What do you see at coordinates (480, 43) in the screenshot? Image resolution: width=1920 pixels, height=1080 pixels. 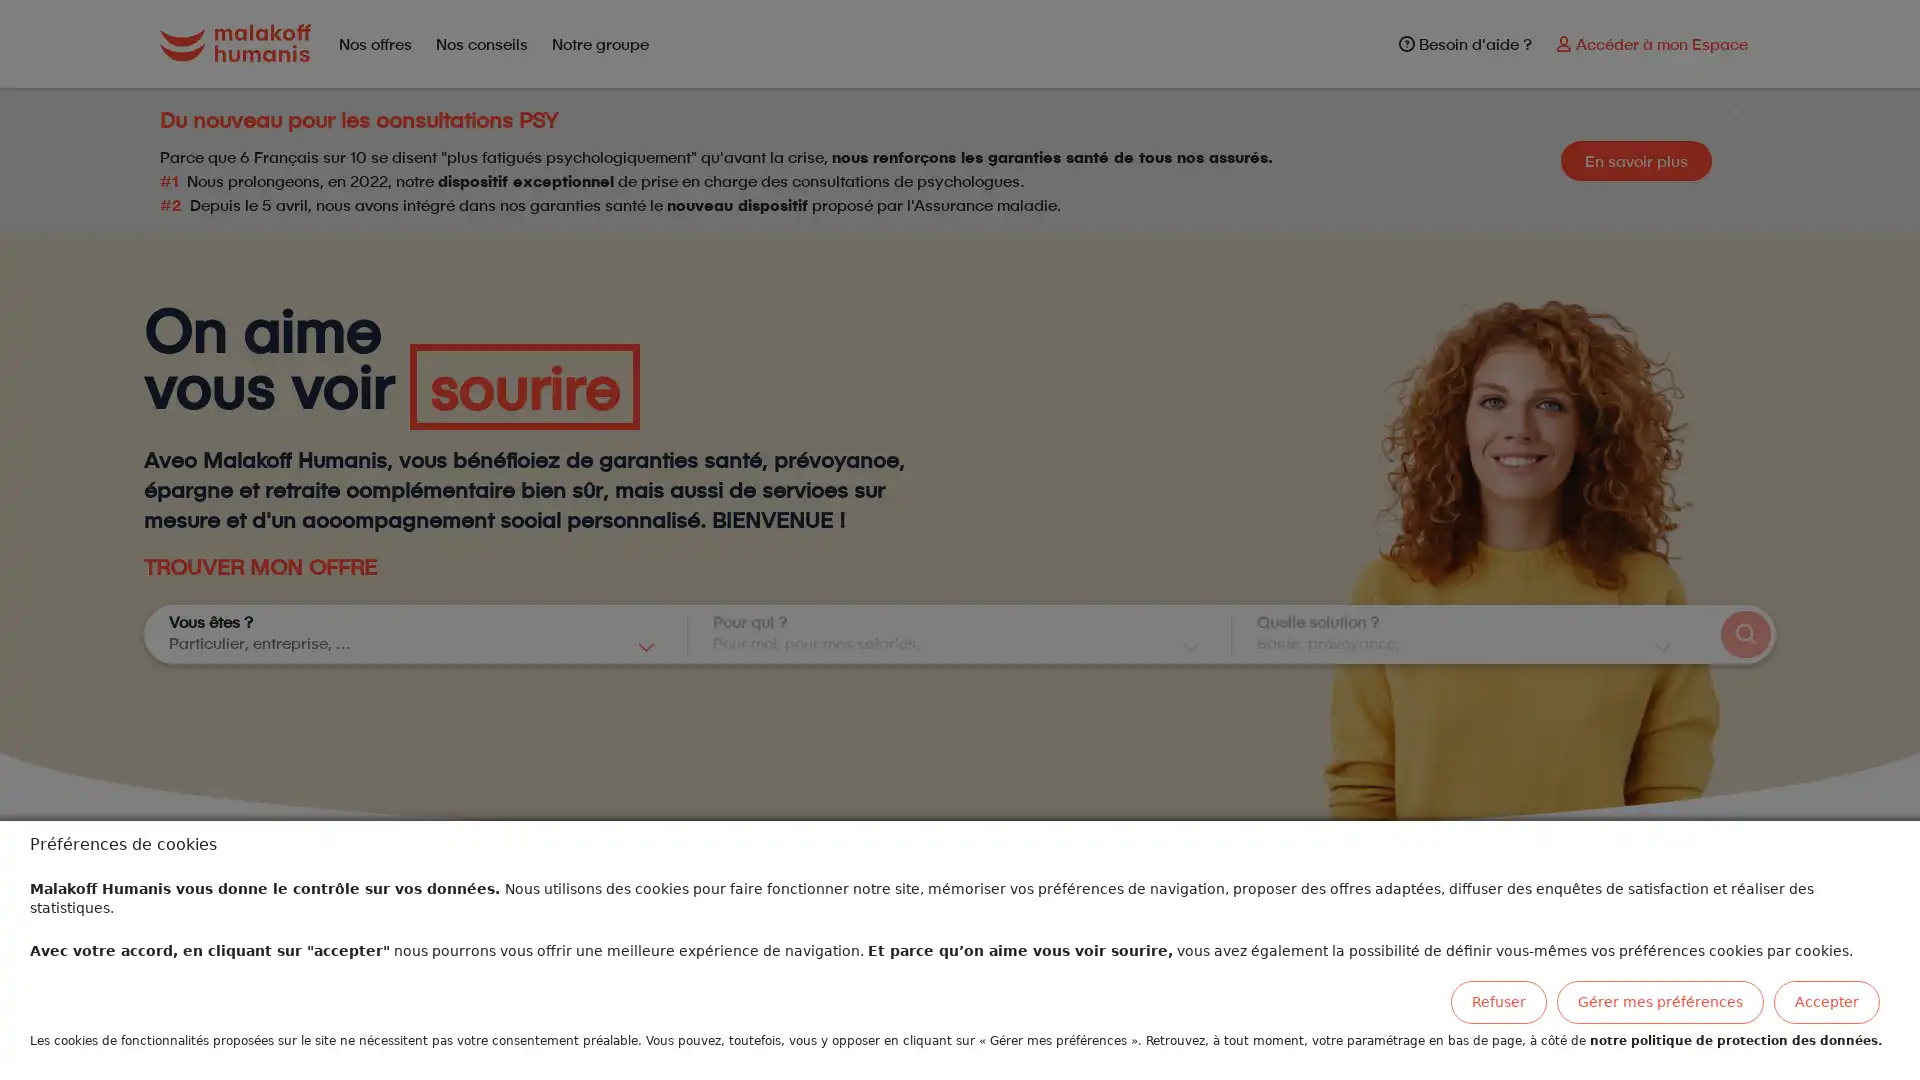 I see `Nos conseils` at bounding box center [480, 43].